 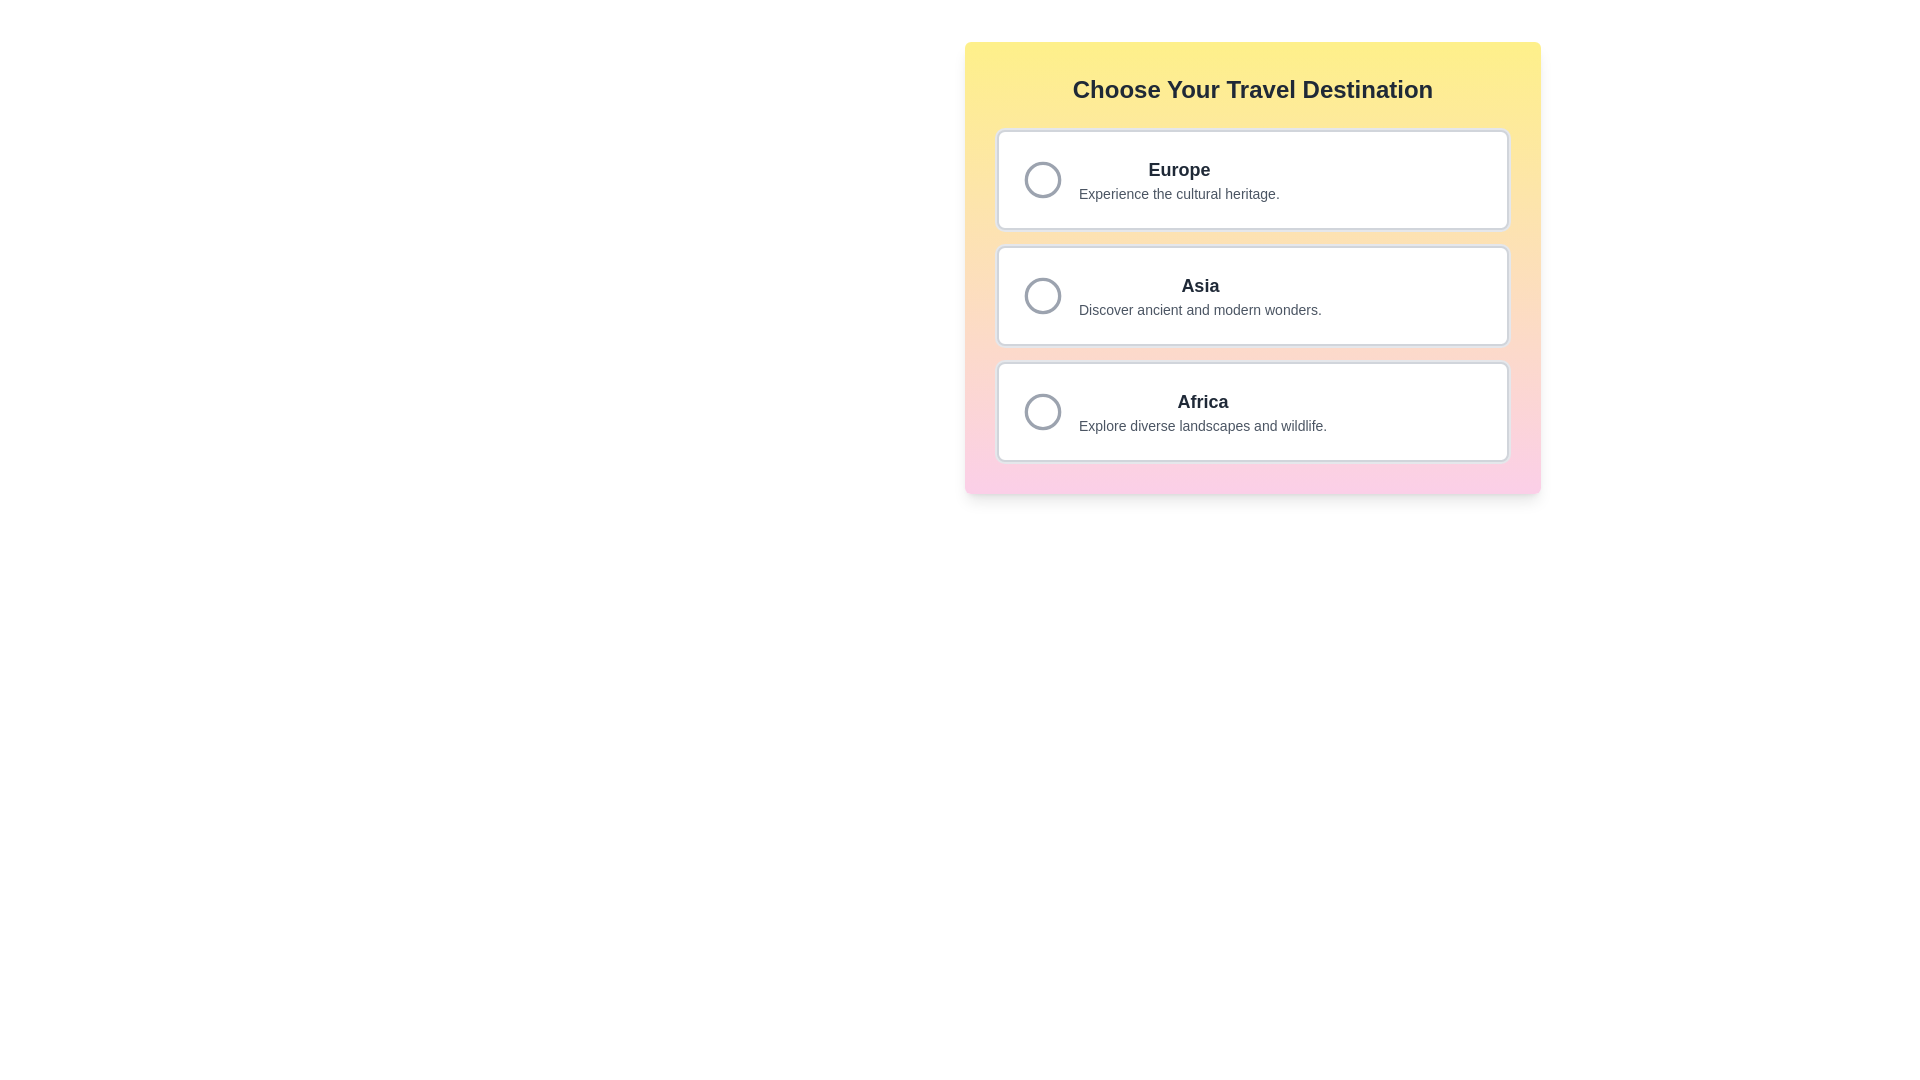 What do you see at coordinates (1200, 285) in the screenshot?
I see `the heading text for the second option in the travel destination choice interface, which is located in the middle section of a list within a card component` at bounding box center [1200, 285].